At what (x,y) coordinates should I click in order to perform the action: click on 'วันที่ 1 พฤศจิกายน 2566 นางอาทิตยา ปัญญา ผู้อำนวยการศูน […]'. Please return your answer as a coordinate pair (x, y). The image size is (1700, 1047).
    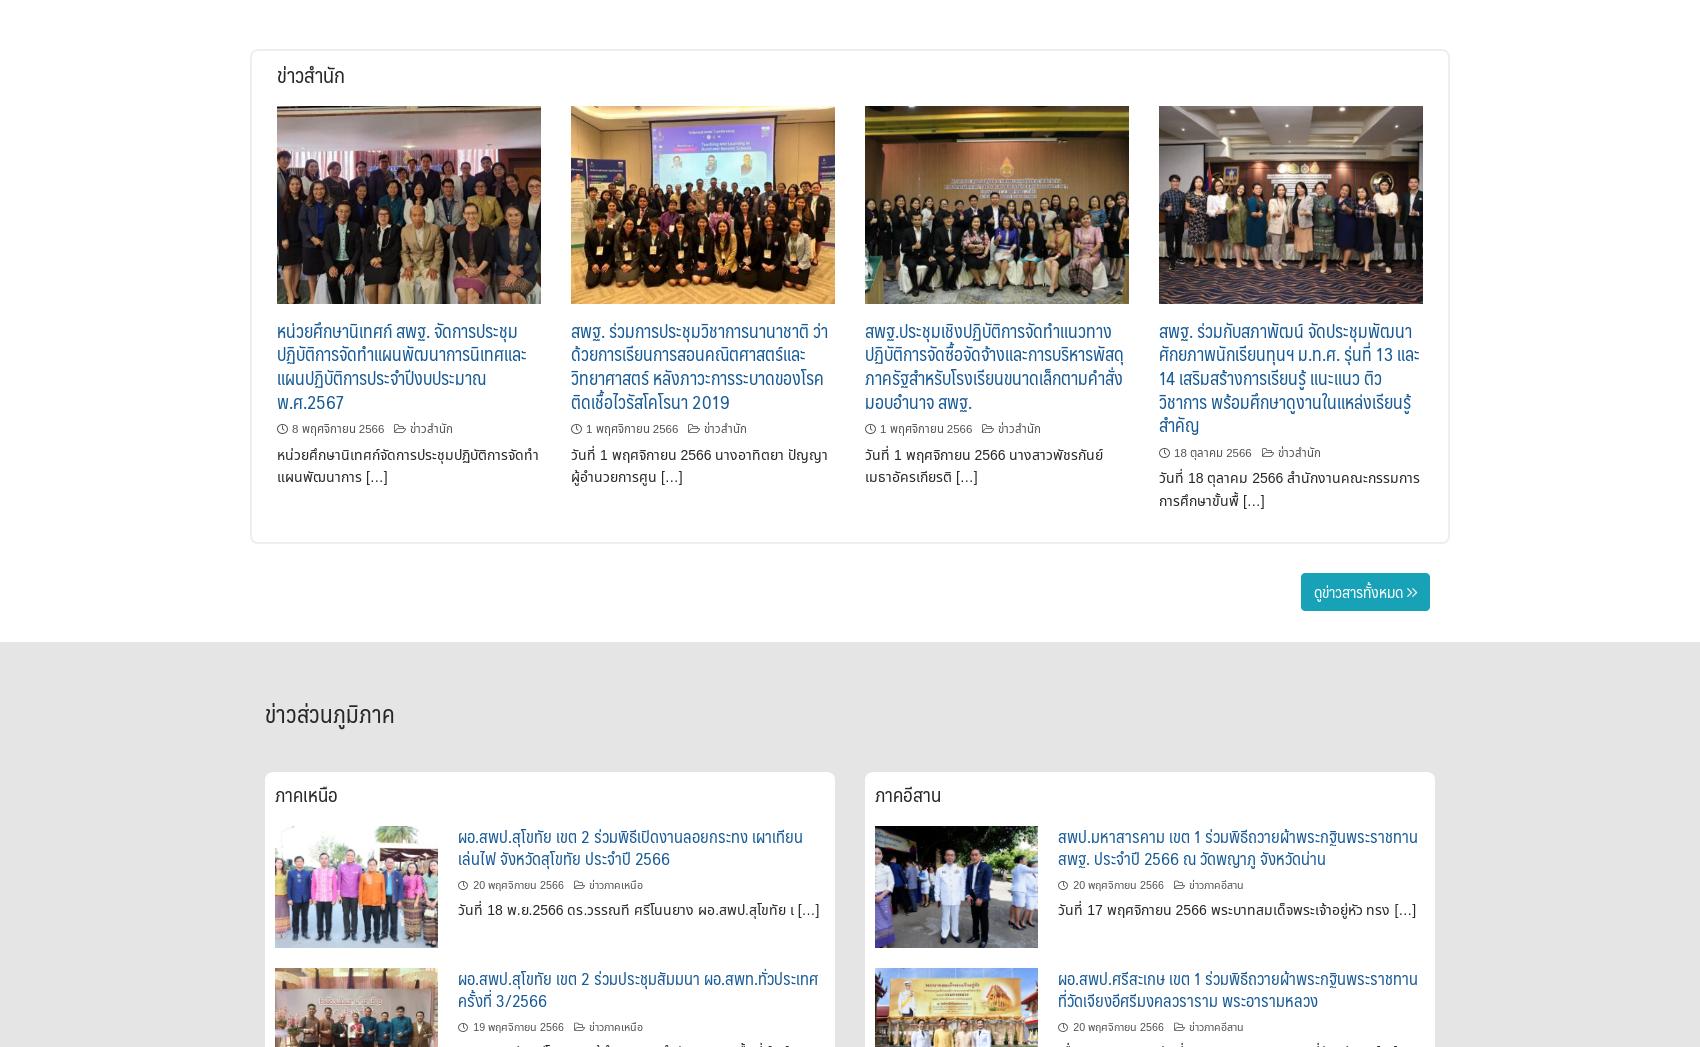
    Looking at the image, I should click on (699, 465).